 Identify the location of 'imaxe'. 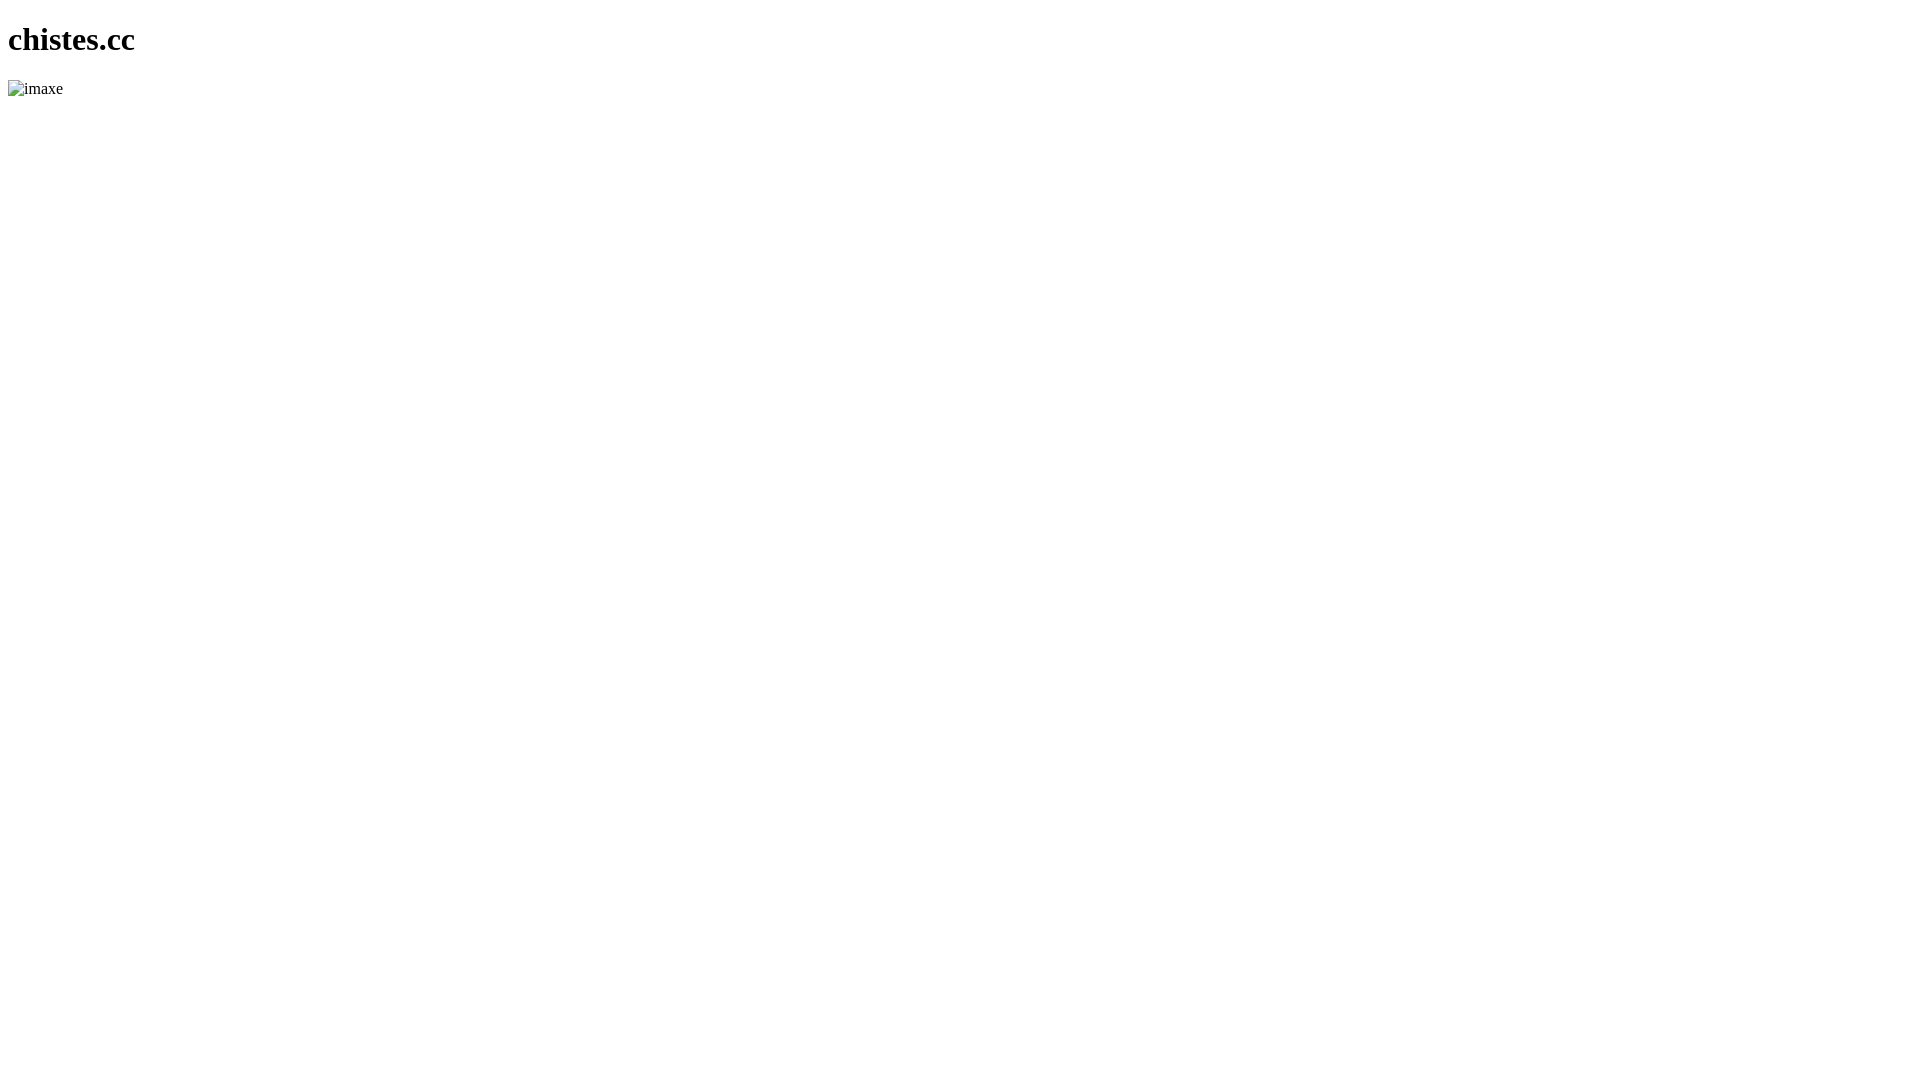
(35, 87).